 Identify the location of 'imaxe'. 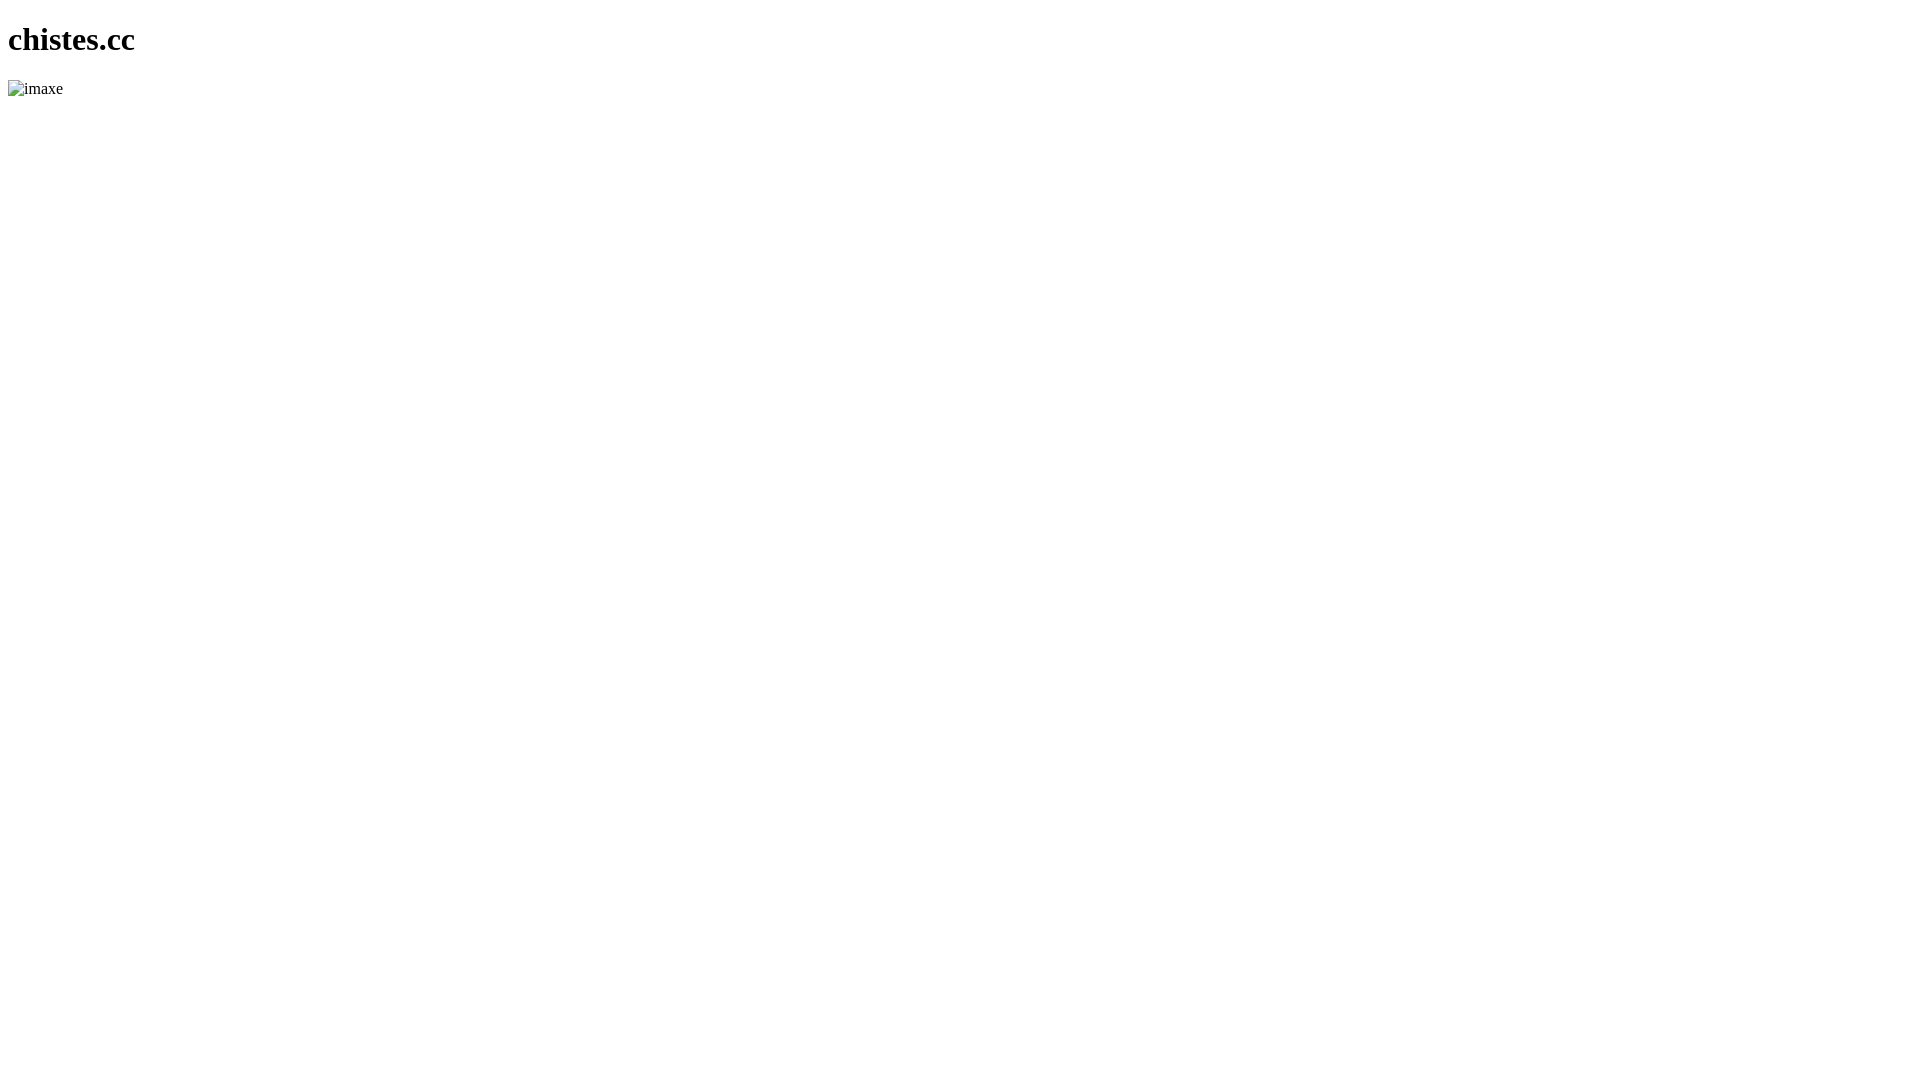
(35, 87).